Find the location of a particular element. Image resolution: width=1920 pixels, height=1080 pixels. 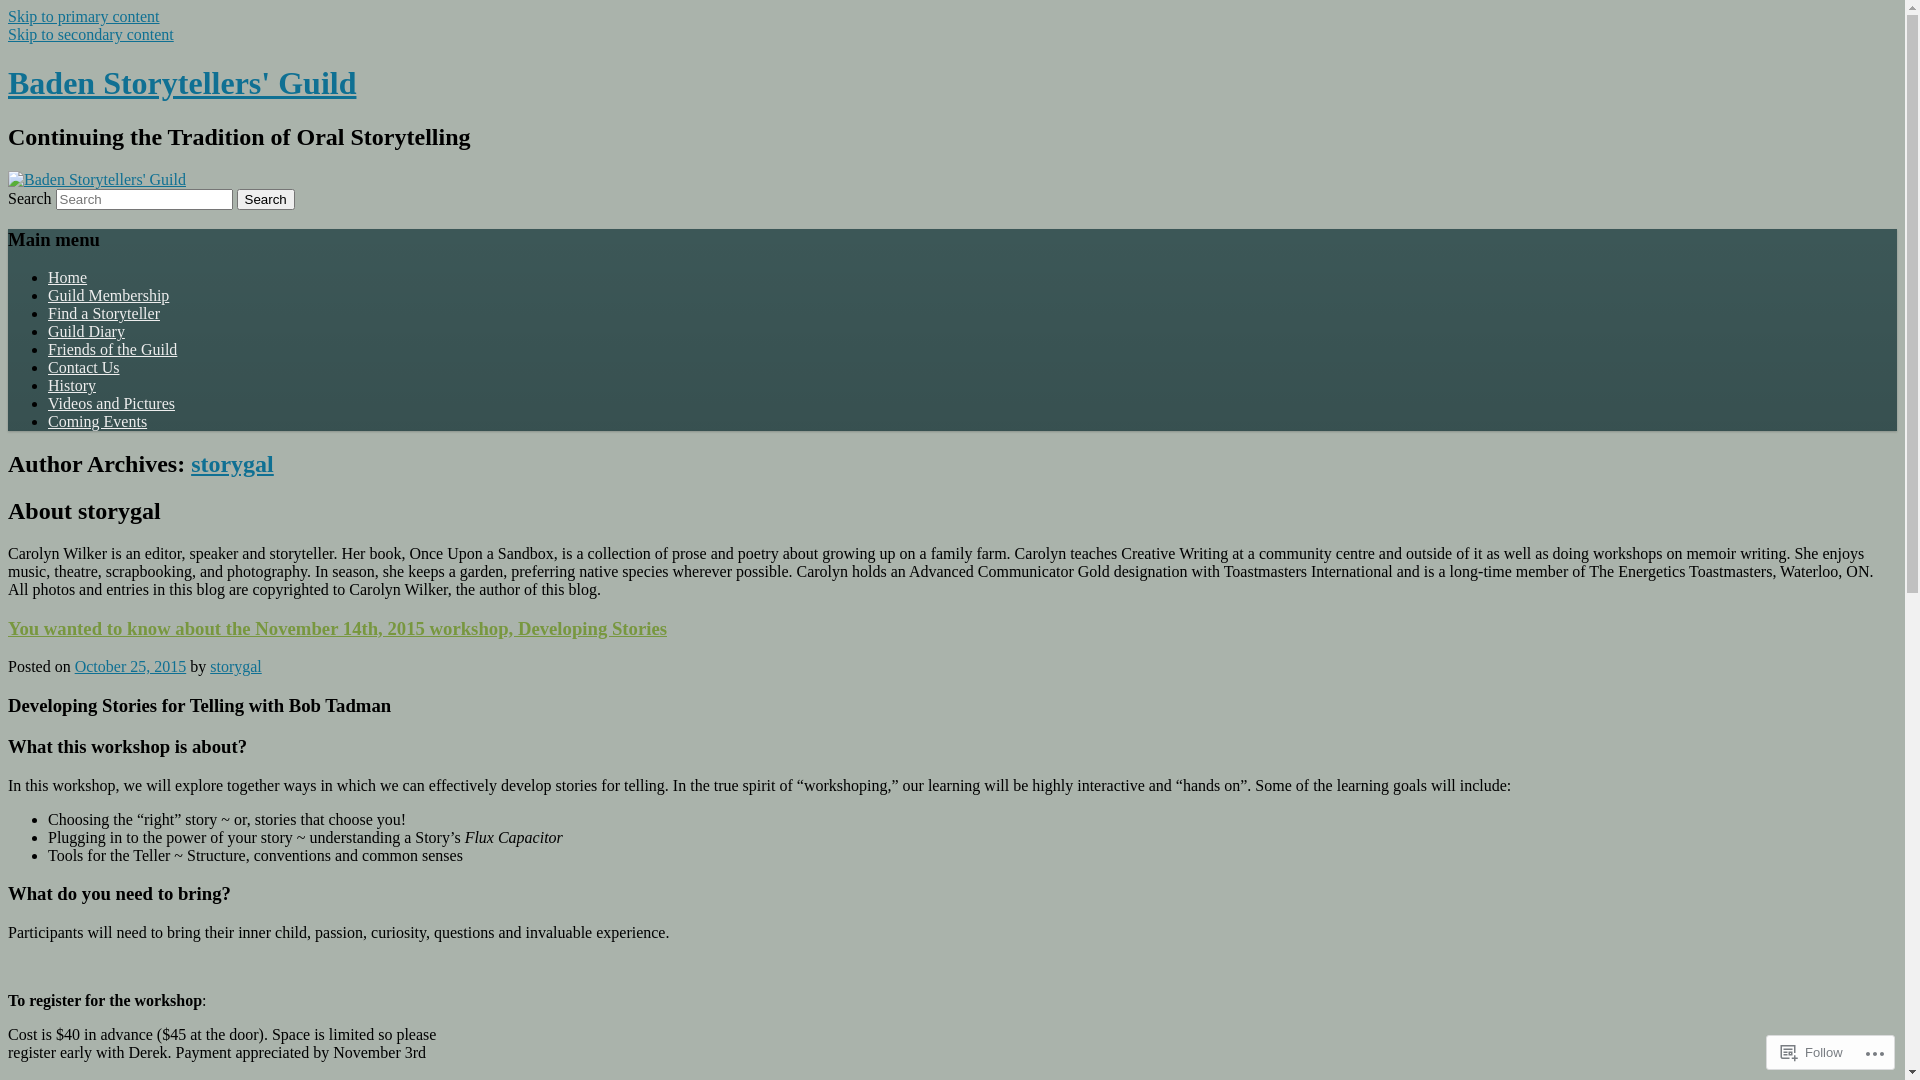

'Follow' is located at coordinates (1812, 1051).